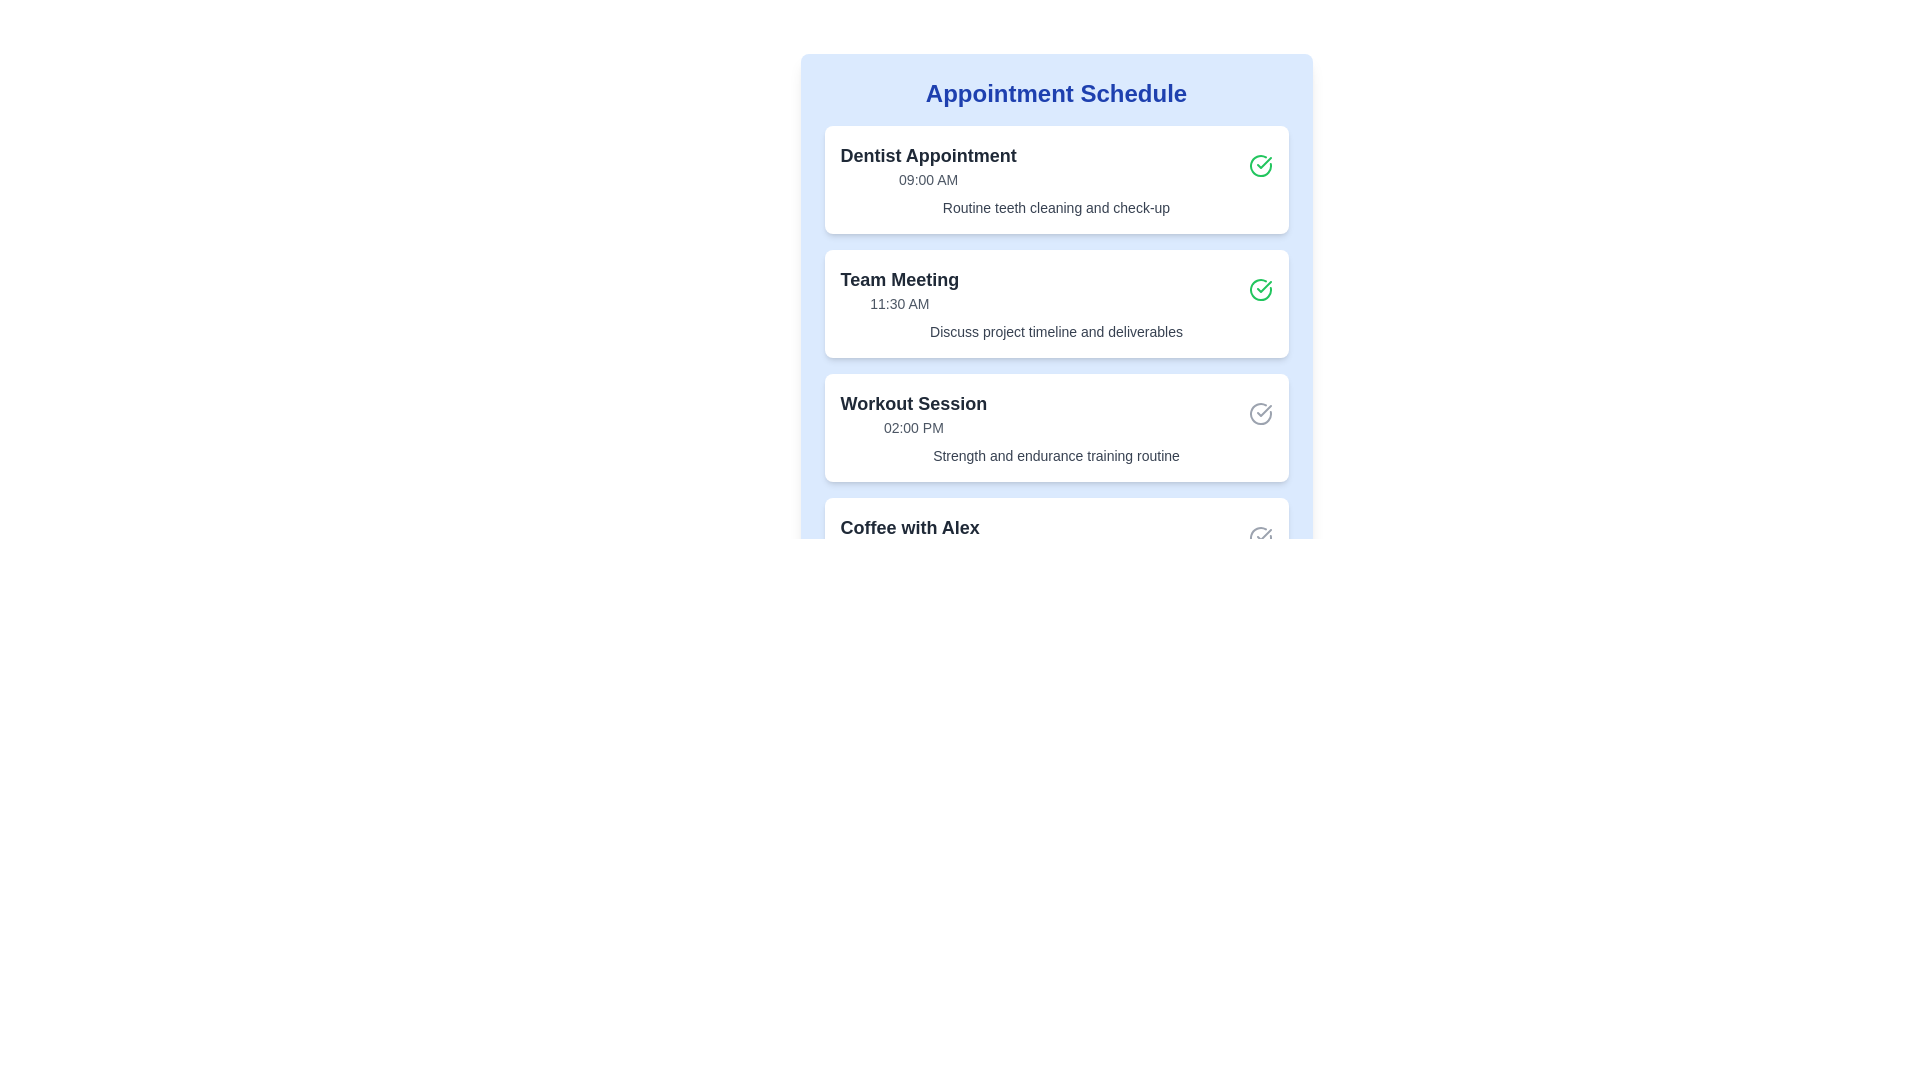  What do you see at coordinates (1055, 208) in the screenshot?
I see `the Text Label providing additional information about the 'Dentist Appointment' located in the second block under the heading and time text ('09:00 AM')` at bounding box center [1055, 208].